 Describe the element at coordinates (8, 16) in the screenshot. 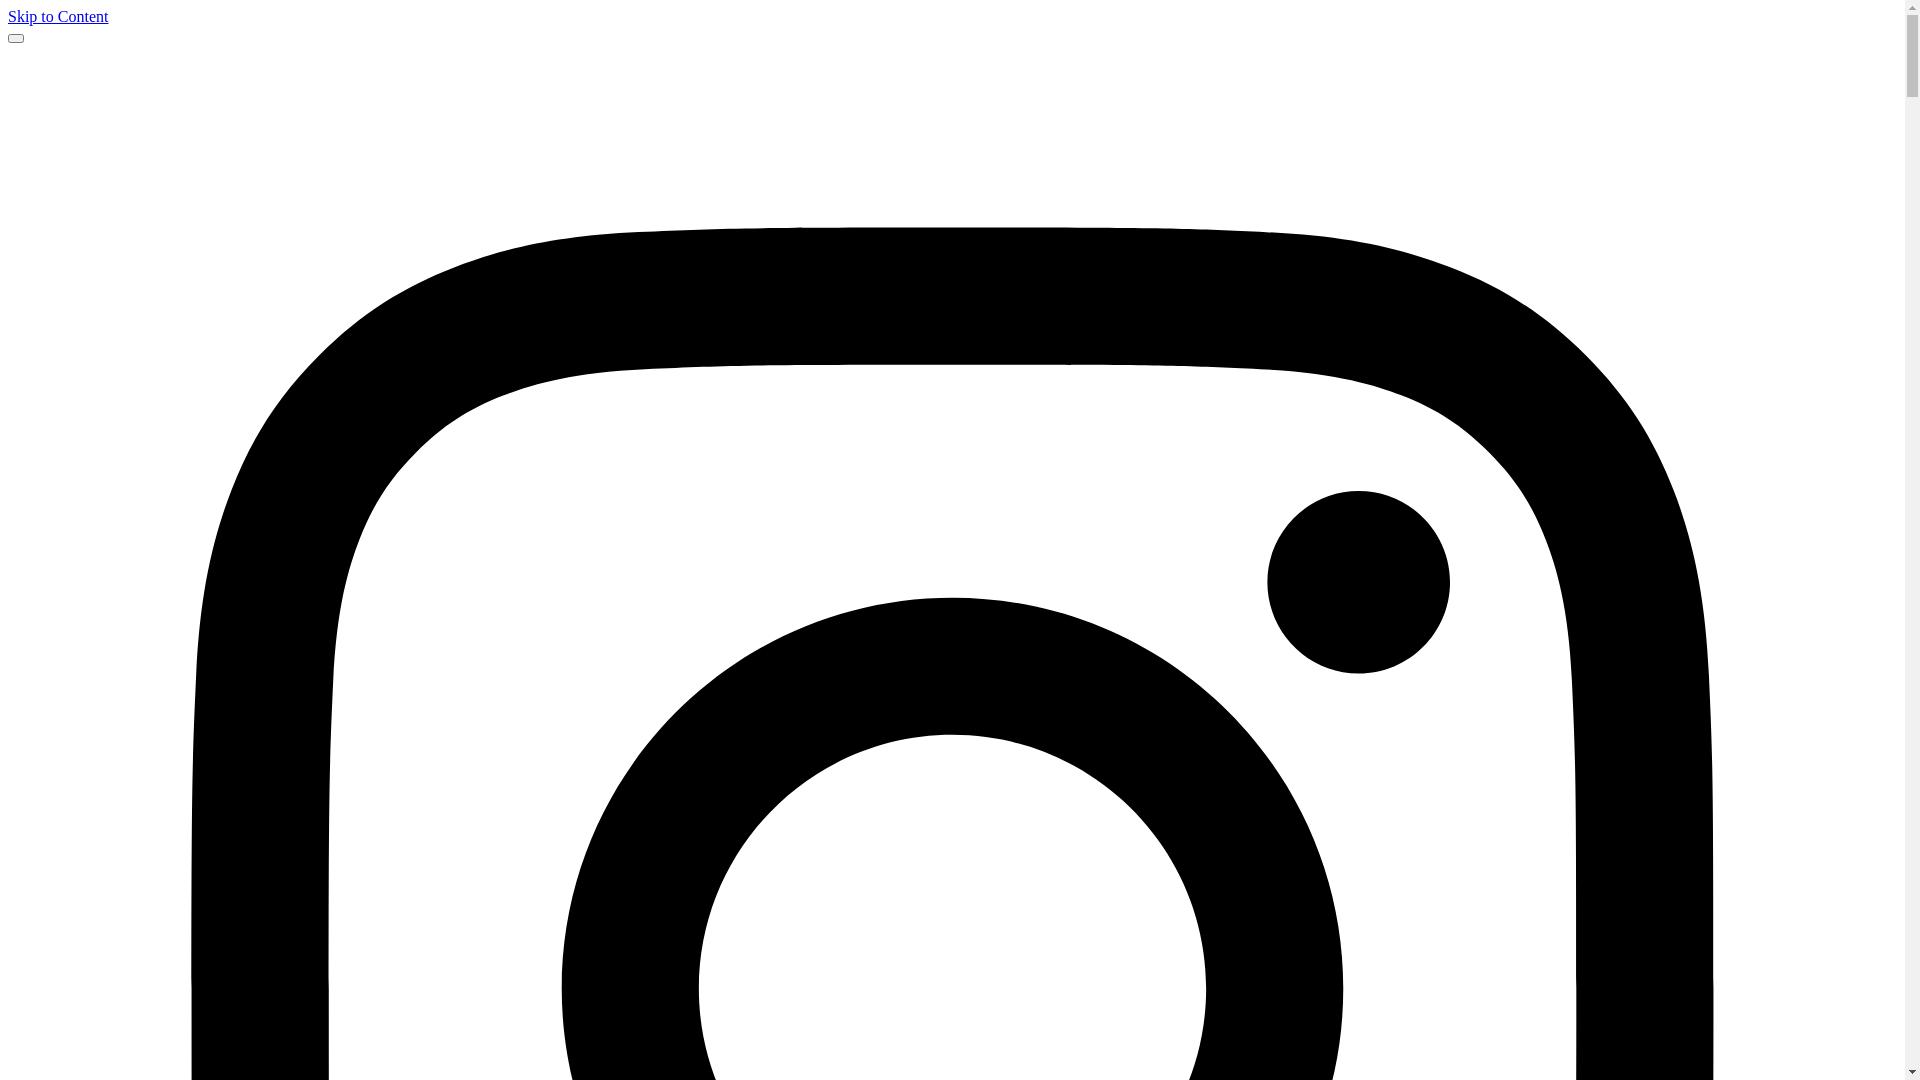

I see `'Skip to Content'` at that location.